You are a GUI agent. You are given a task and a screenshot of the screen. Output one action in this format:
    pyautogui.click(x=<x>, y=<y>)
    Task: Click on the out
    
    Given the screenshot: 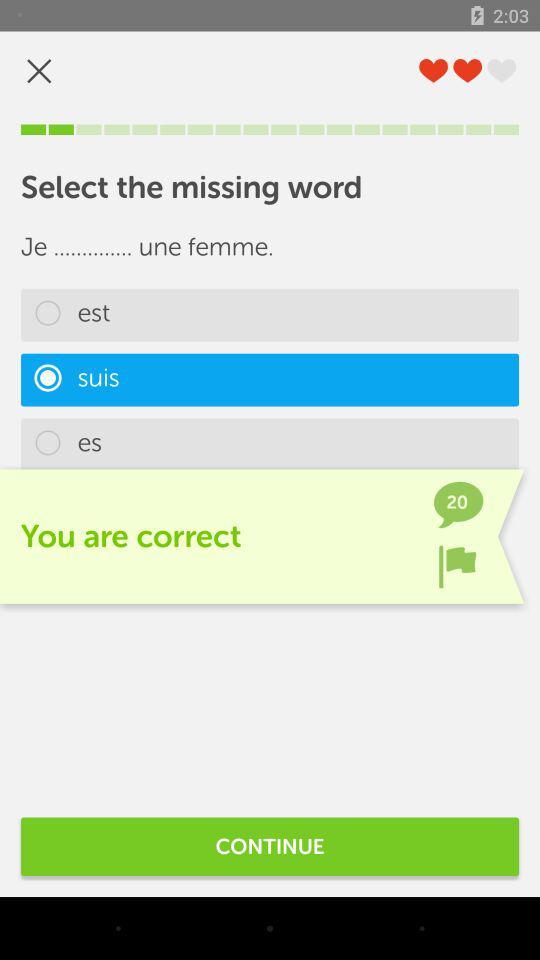 What is the action you would take?
    pyautogui.click(x=39, y=71)
    